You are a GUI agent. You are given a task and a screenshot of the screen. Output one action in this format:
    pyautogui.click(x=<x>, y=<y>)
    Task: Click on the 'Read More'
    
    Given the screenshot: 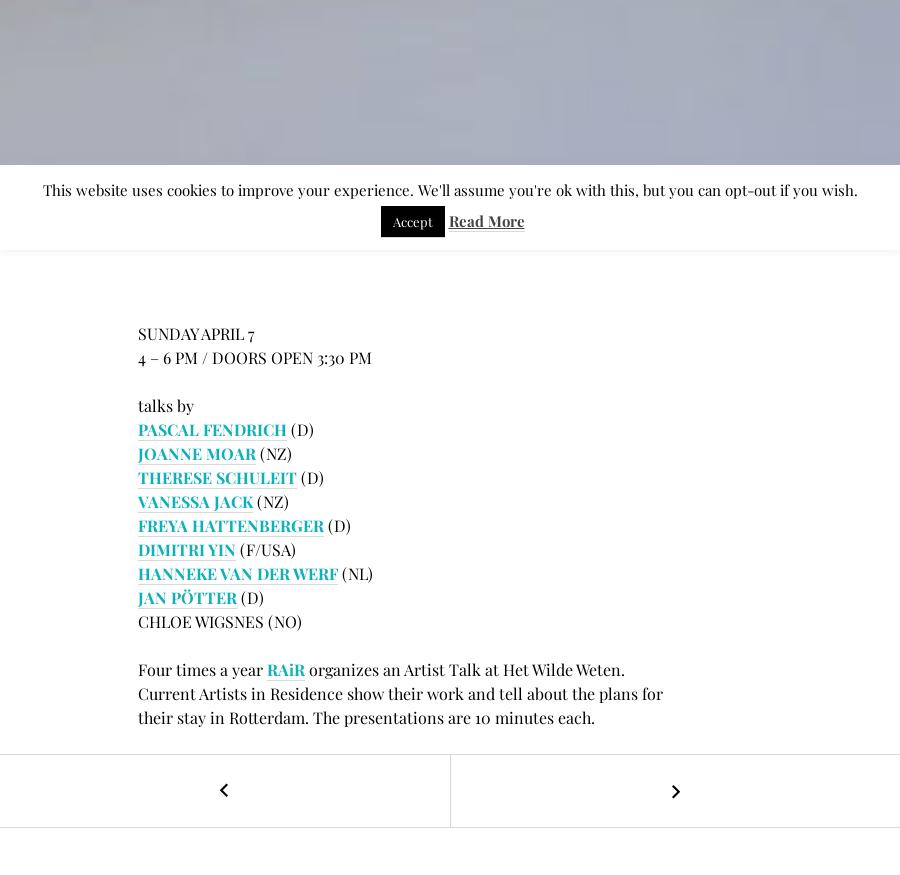 What is the action you would take?
    pyautogui.click(x=448, y=221)
    